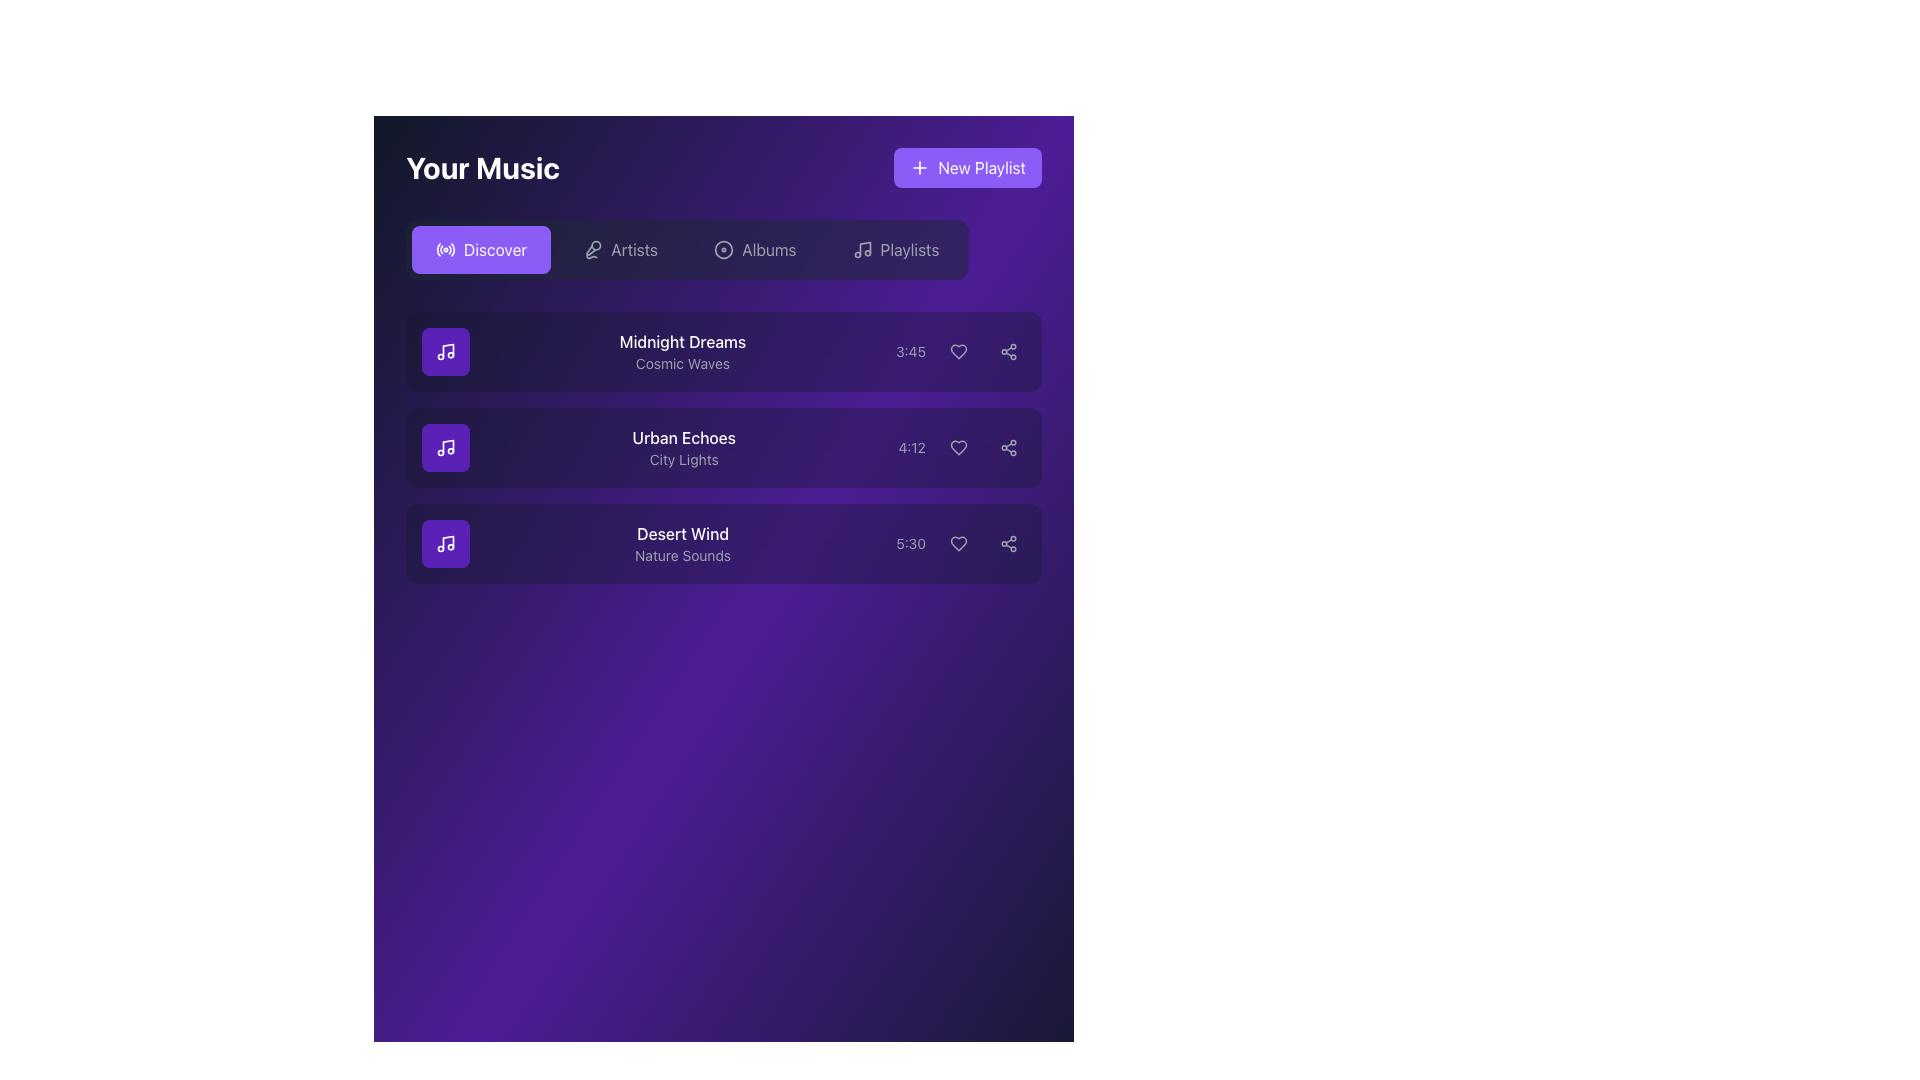 Image resolution: width=1920 pixels, height=1080 pixels. What do you see at coordinates (445, 350) in the screenshot?
I see `the music-related icon representing the track 'Midnight Dreams' located at the leftmost side of the first row in a vertical list of items, aligned to the left of the text 'Midnight Dreams Cosmic Waves.'` at bounding box center [445, 350].